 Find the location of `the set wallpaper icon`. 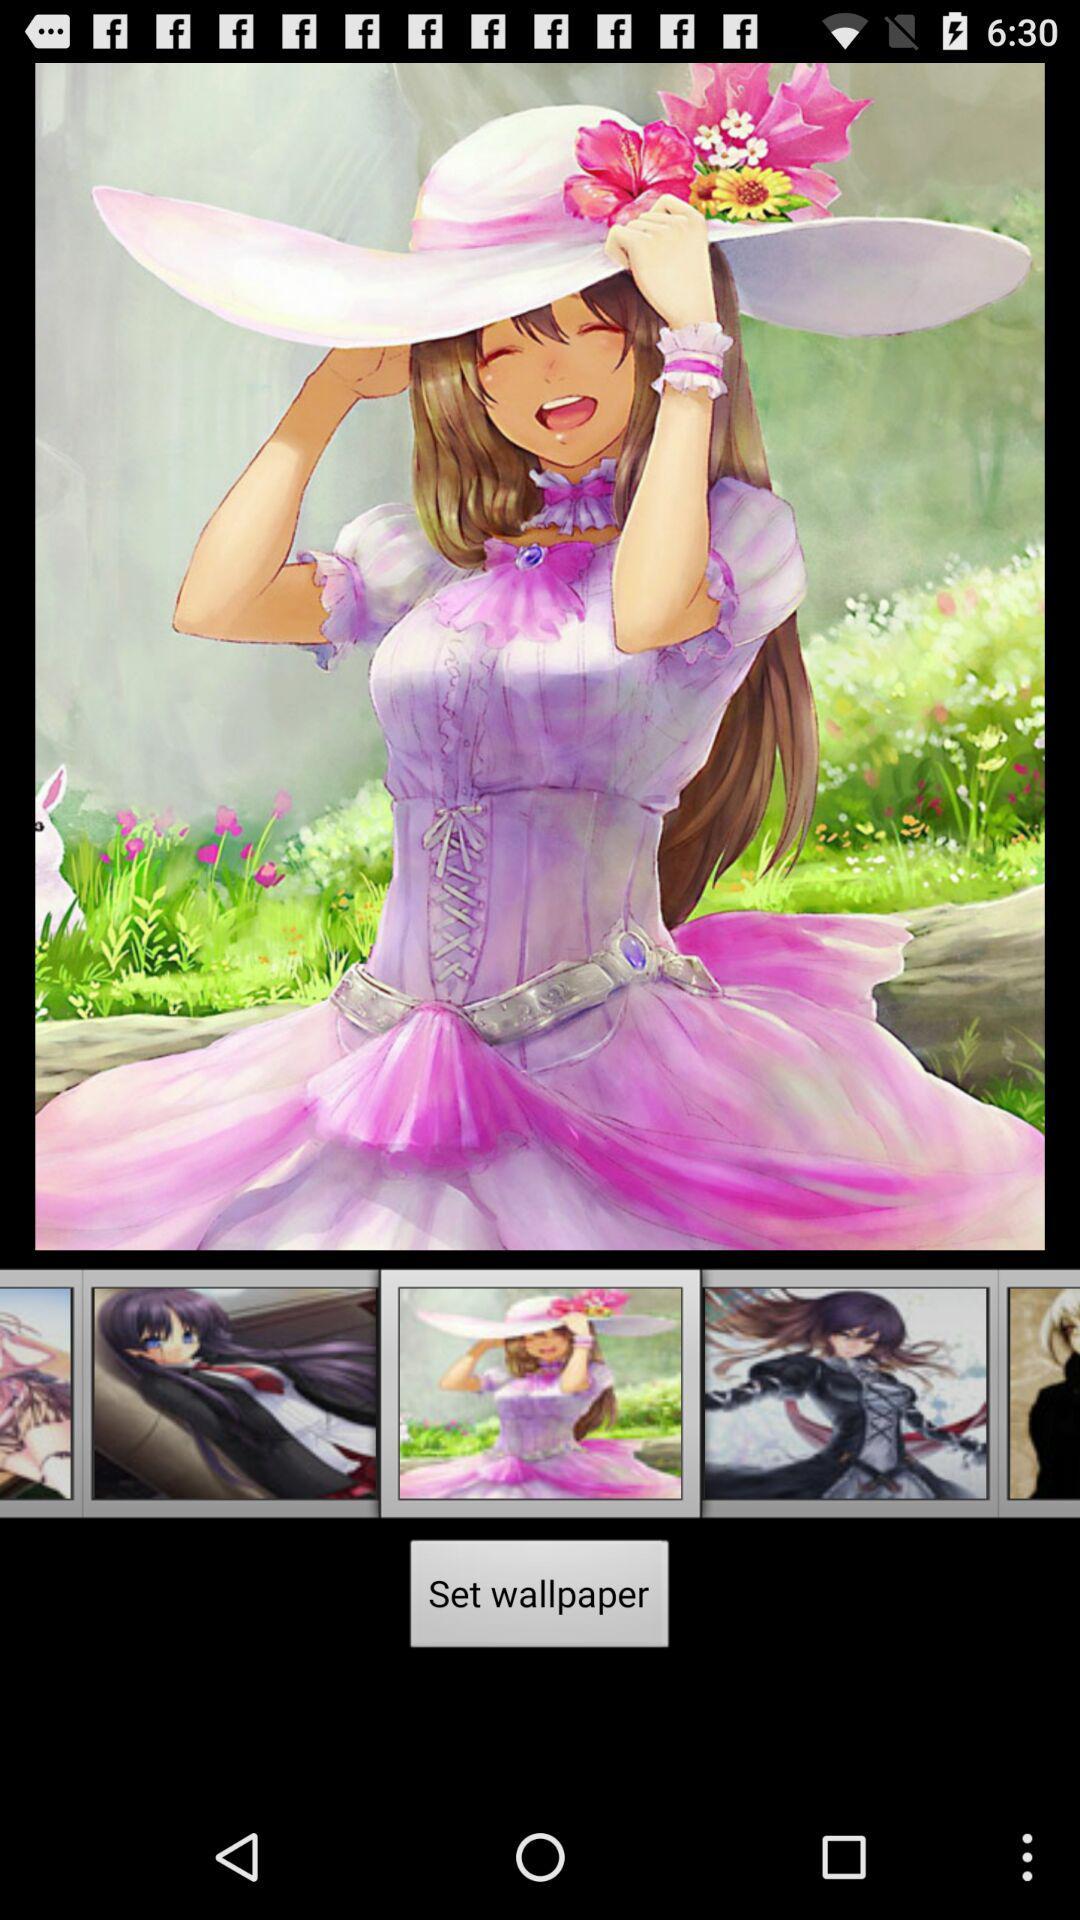

the set wallpaper icon is located at coordinates (540, 1598).